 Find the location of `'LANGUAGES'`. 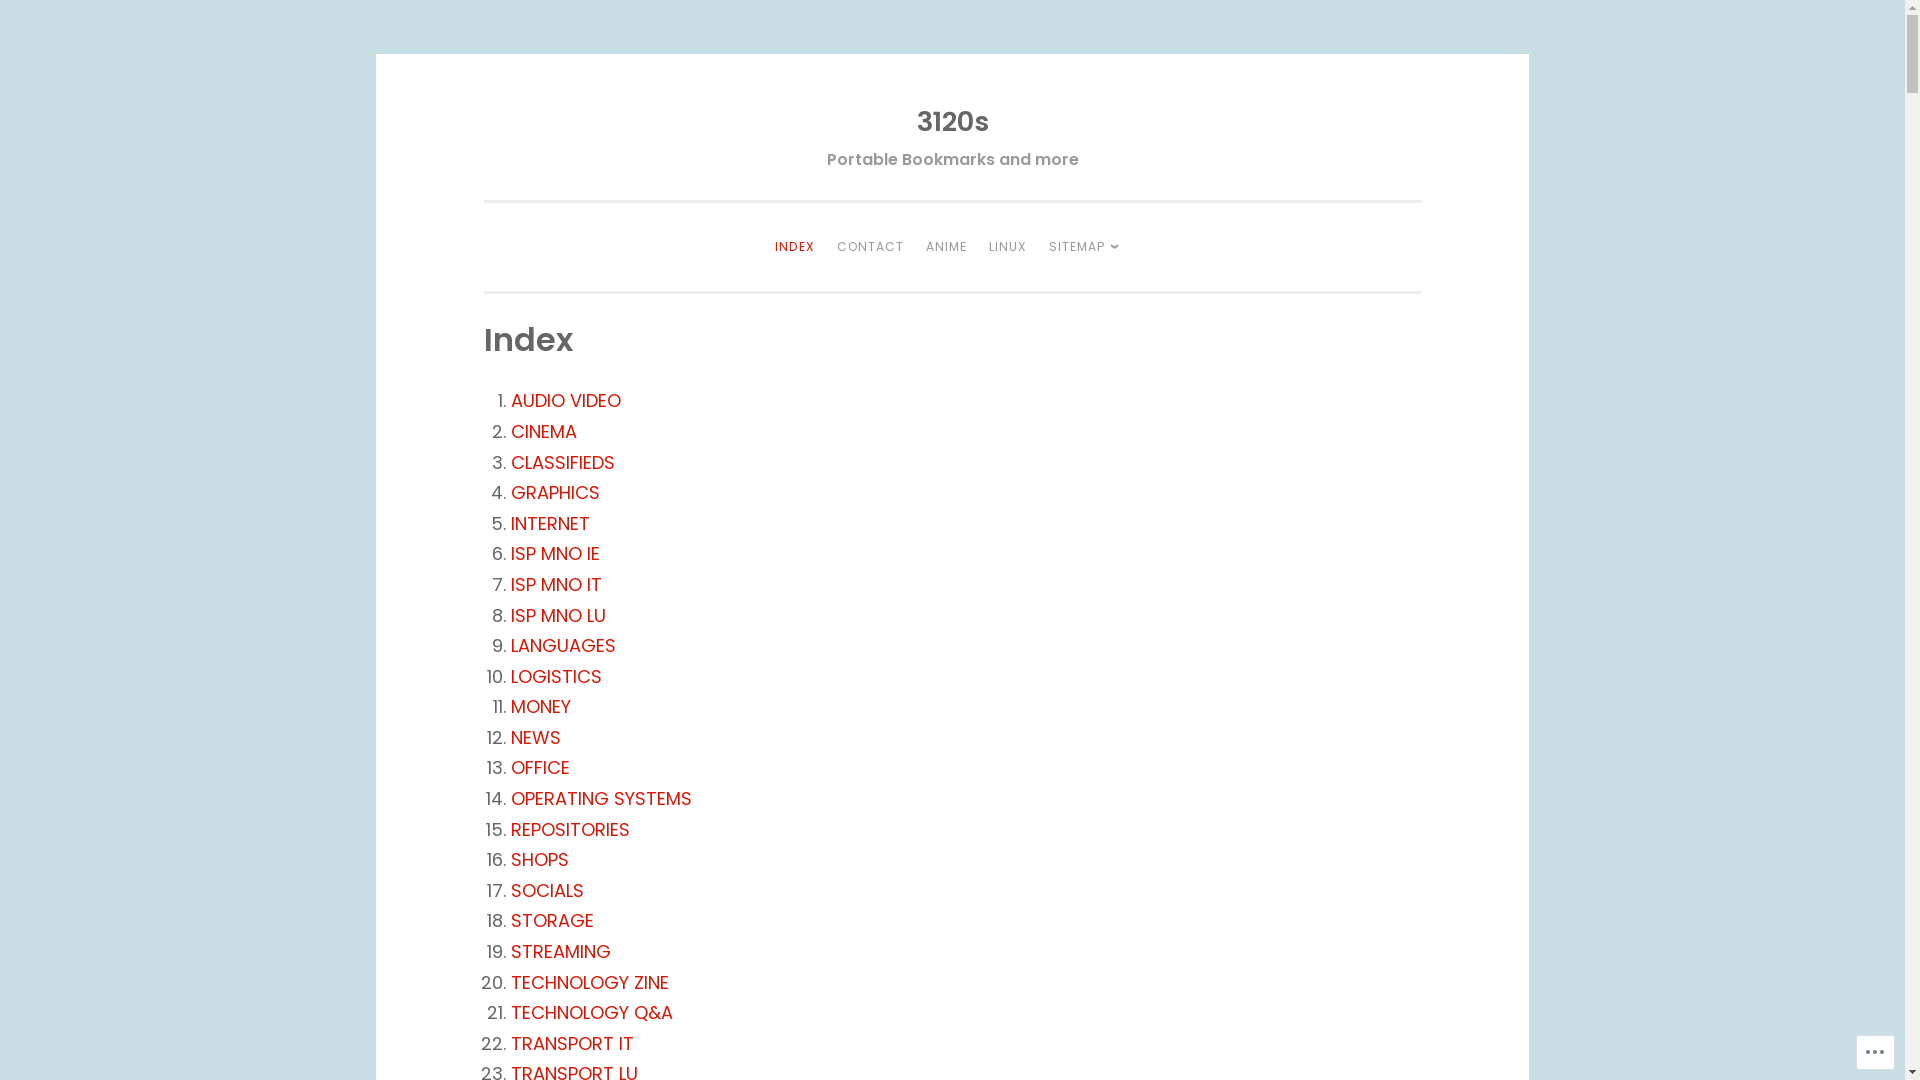

'LANGUAGES' is located at coordinates (562, 645).